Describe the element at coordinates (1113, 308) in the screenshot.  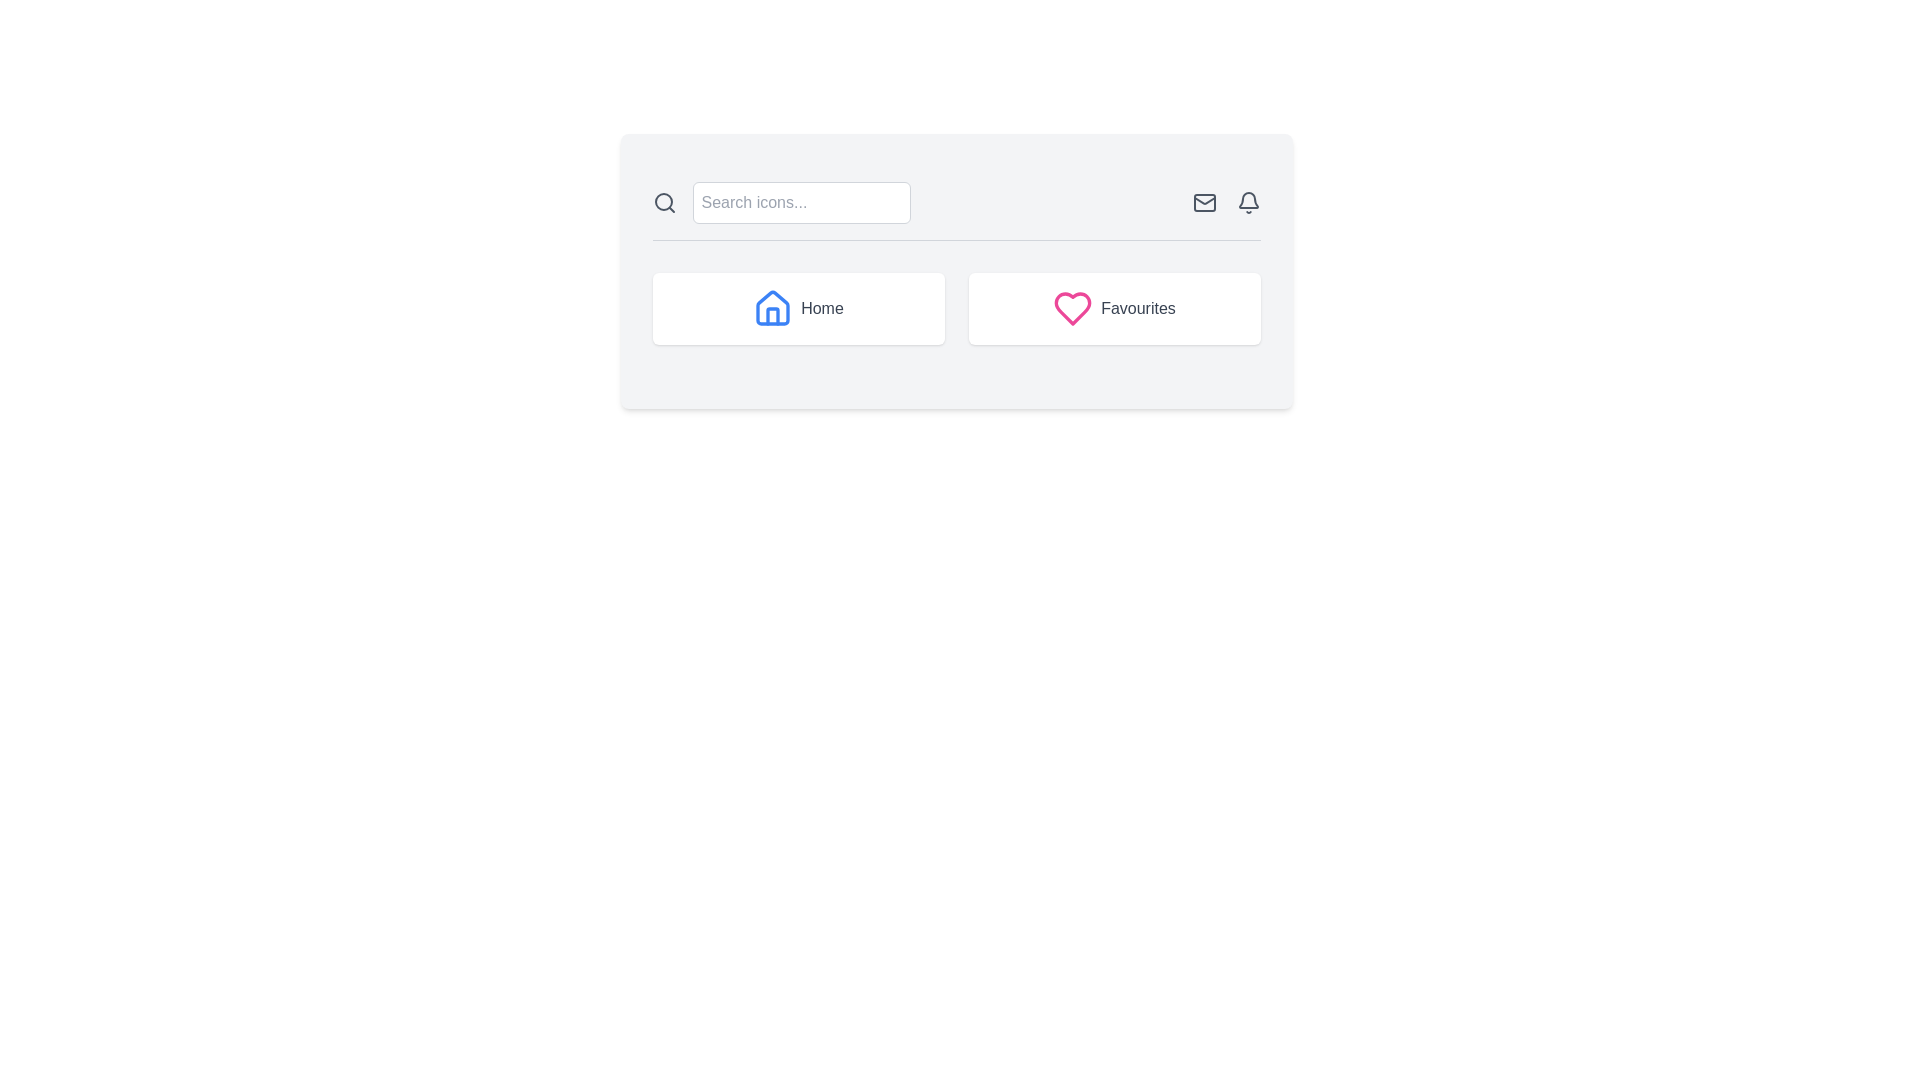
I see `the 'Favourites' button, which is a rectangular button with rounded corners, featuring a pink heart icon and gray text on a white background, located to the right of the 'Home' button` at that location.